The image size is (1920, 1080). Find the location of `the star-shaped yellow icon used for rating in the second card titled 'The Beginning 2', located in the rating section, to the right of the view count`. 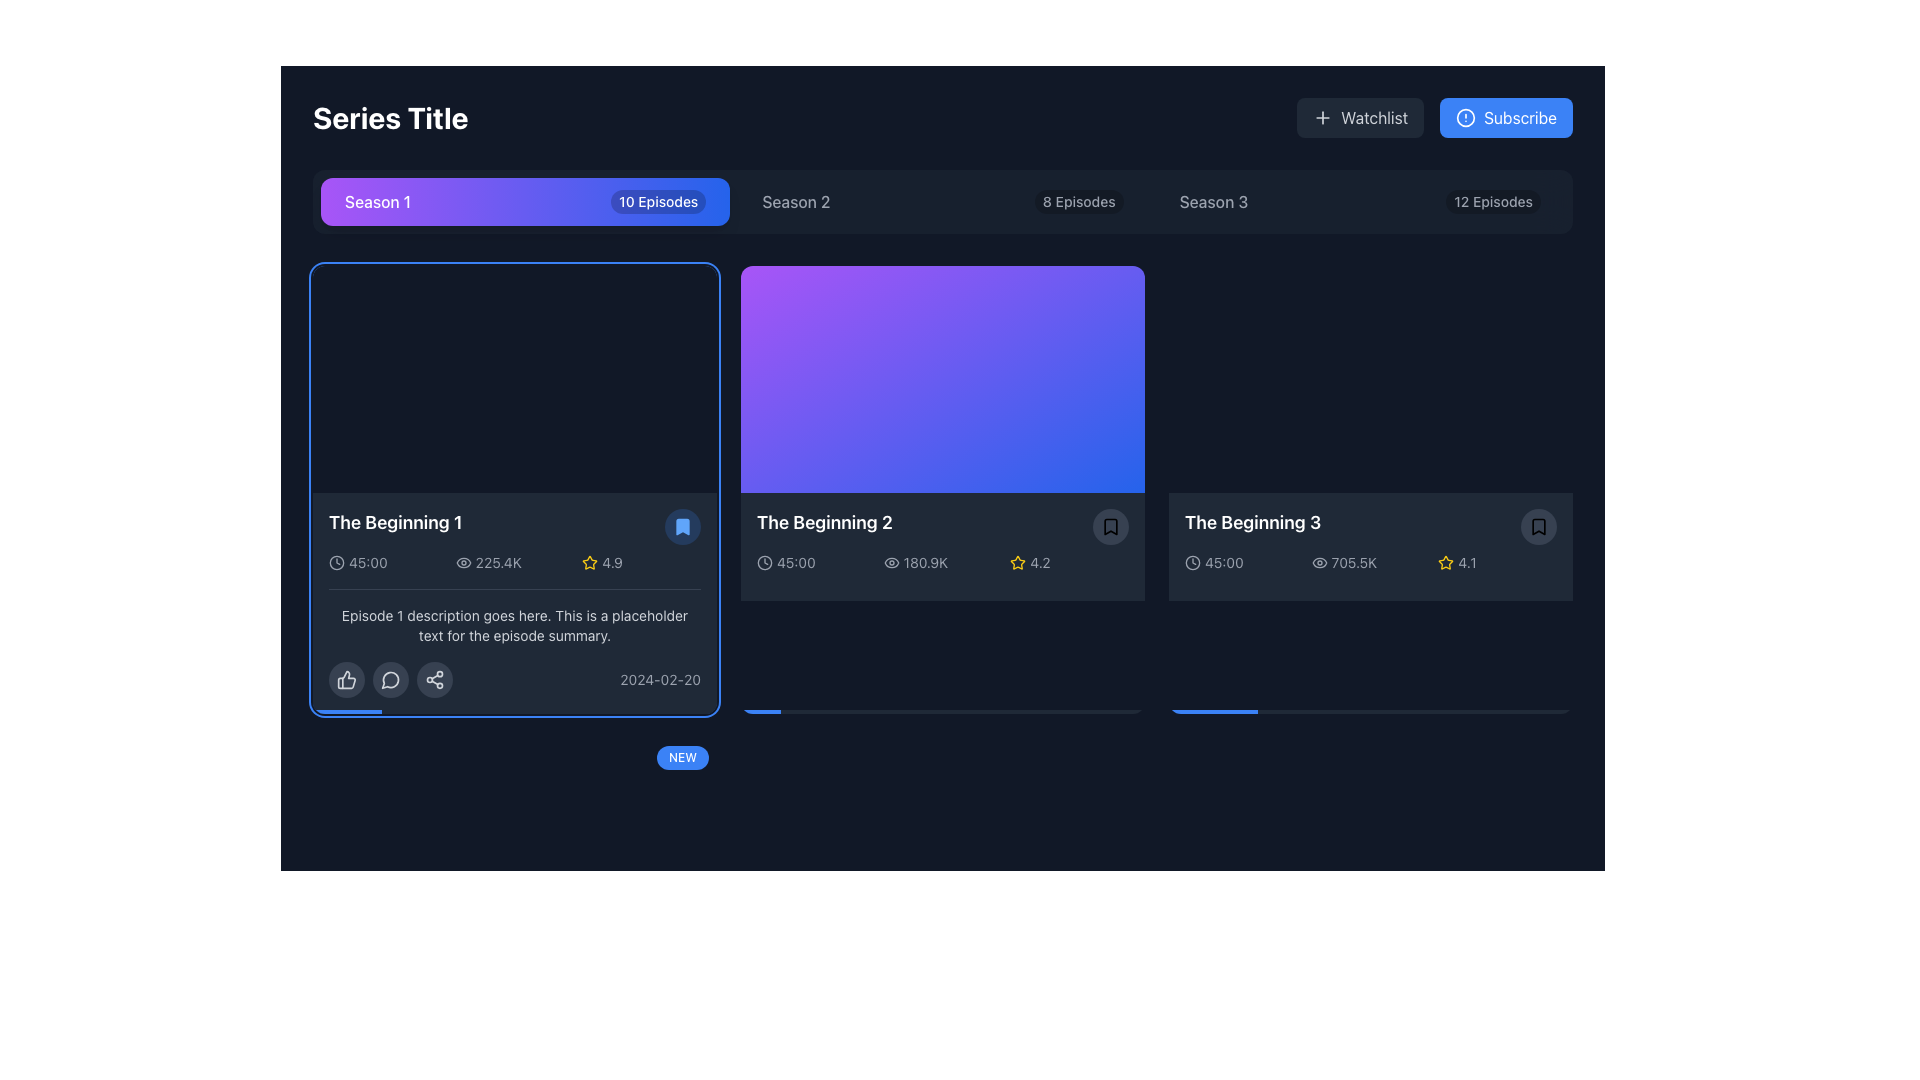

the star-shaped yellow icon used for rating in the second card titled 'The Beginning 2', located in the rating section, to the right of the view count is located at coordinates (1018, 562).